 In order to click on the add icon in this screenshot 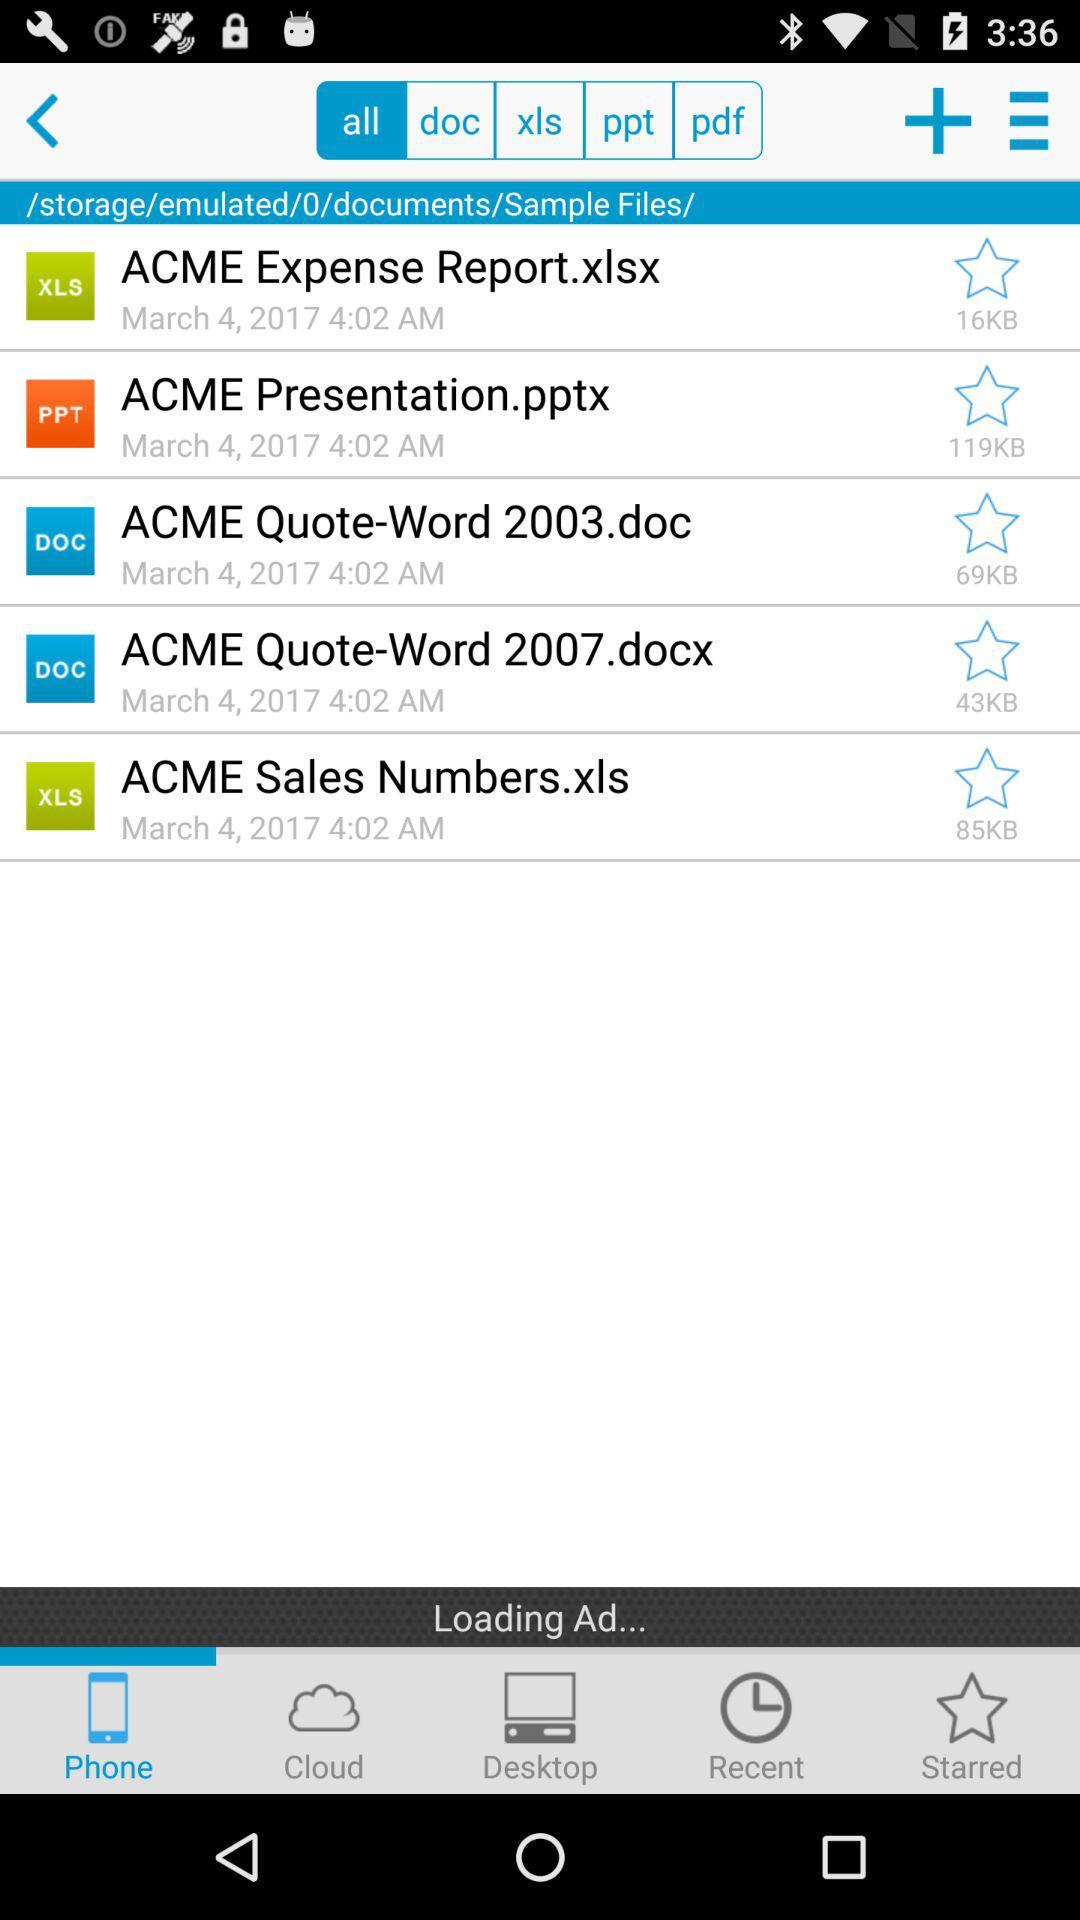, I will do `click(937, 128)`.